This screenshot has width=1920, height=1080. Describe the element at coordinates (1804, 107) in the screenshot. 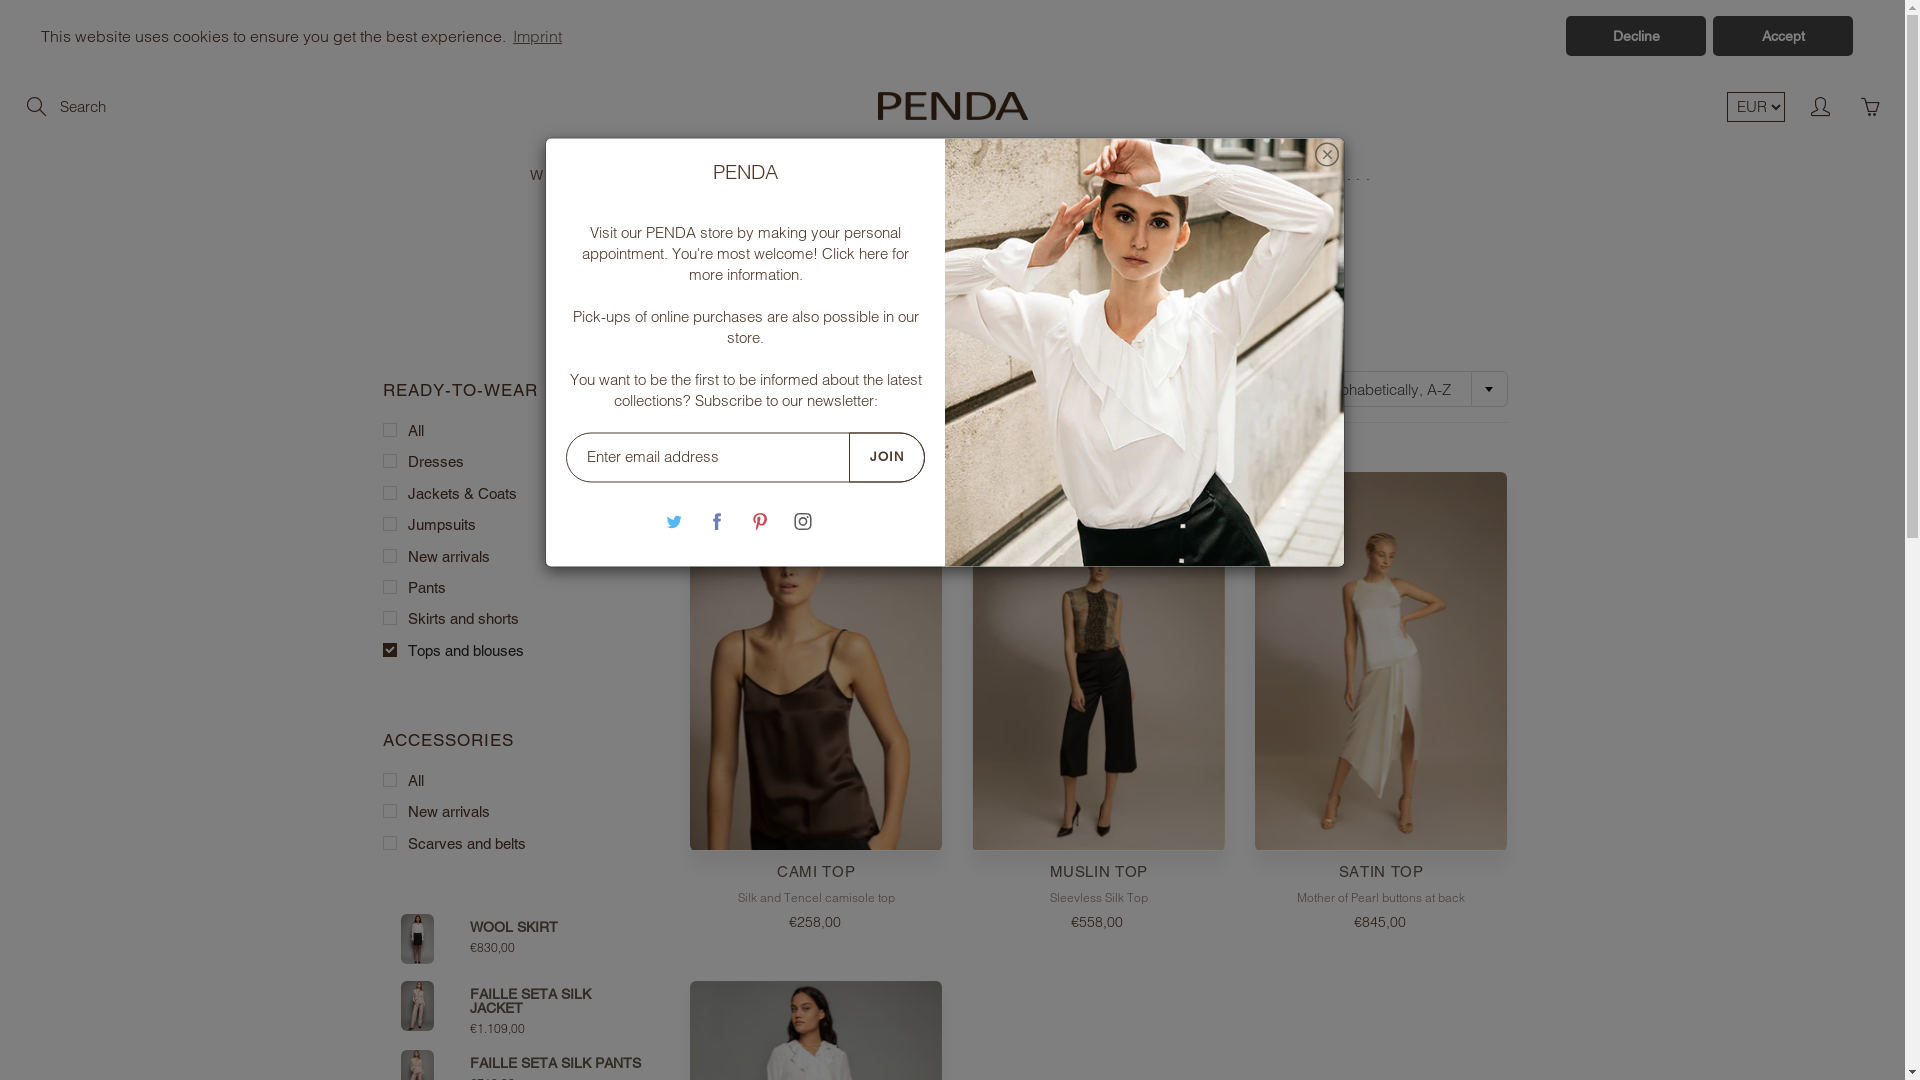

I see `'My account'` at that location.